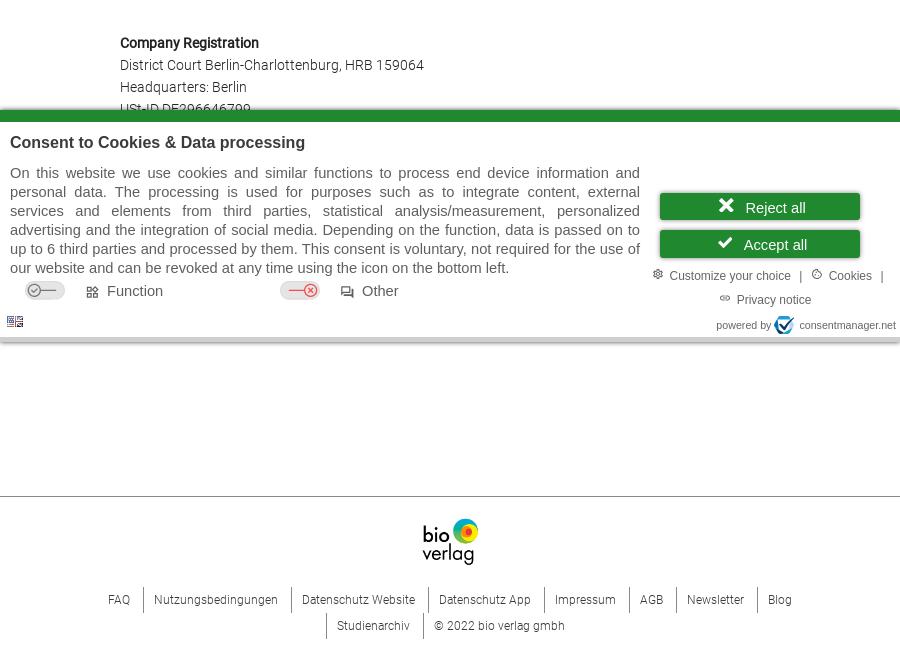 The width and height of the screenshot is (900, 658). Describe the element at coordinates (216, 597) in the screenshot. I see `'Nutzungsbedingungen'` at that location.